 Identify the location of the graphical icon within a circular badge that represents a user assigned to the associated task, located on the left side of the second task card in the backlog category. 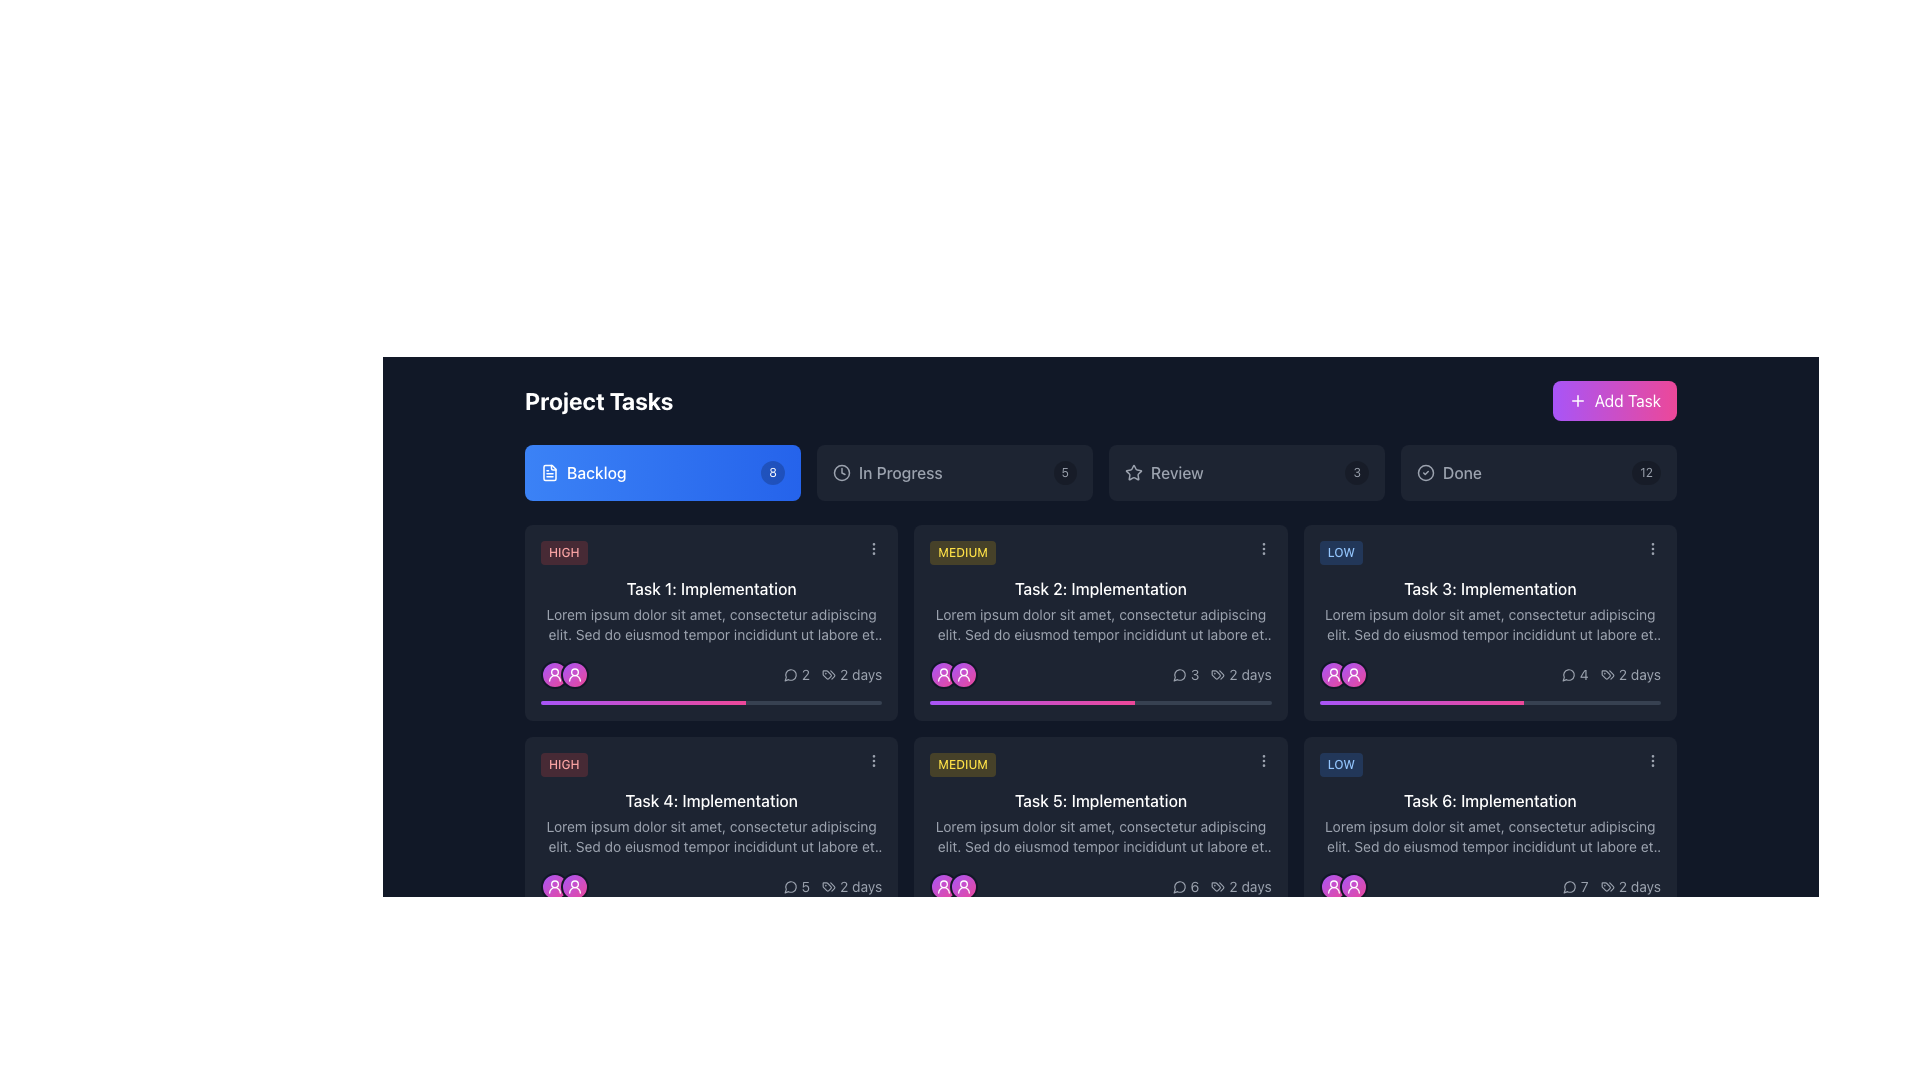
(574, 675).